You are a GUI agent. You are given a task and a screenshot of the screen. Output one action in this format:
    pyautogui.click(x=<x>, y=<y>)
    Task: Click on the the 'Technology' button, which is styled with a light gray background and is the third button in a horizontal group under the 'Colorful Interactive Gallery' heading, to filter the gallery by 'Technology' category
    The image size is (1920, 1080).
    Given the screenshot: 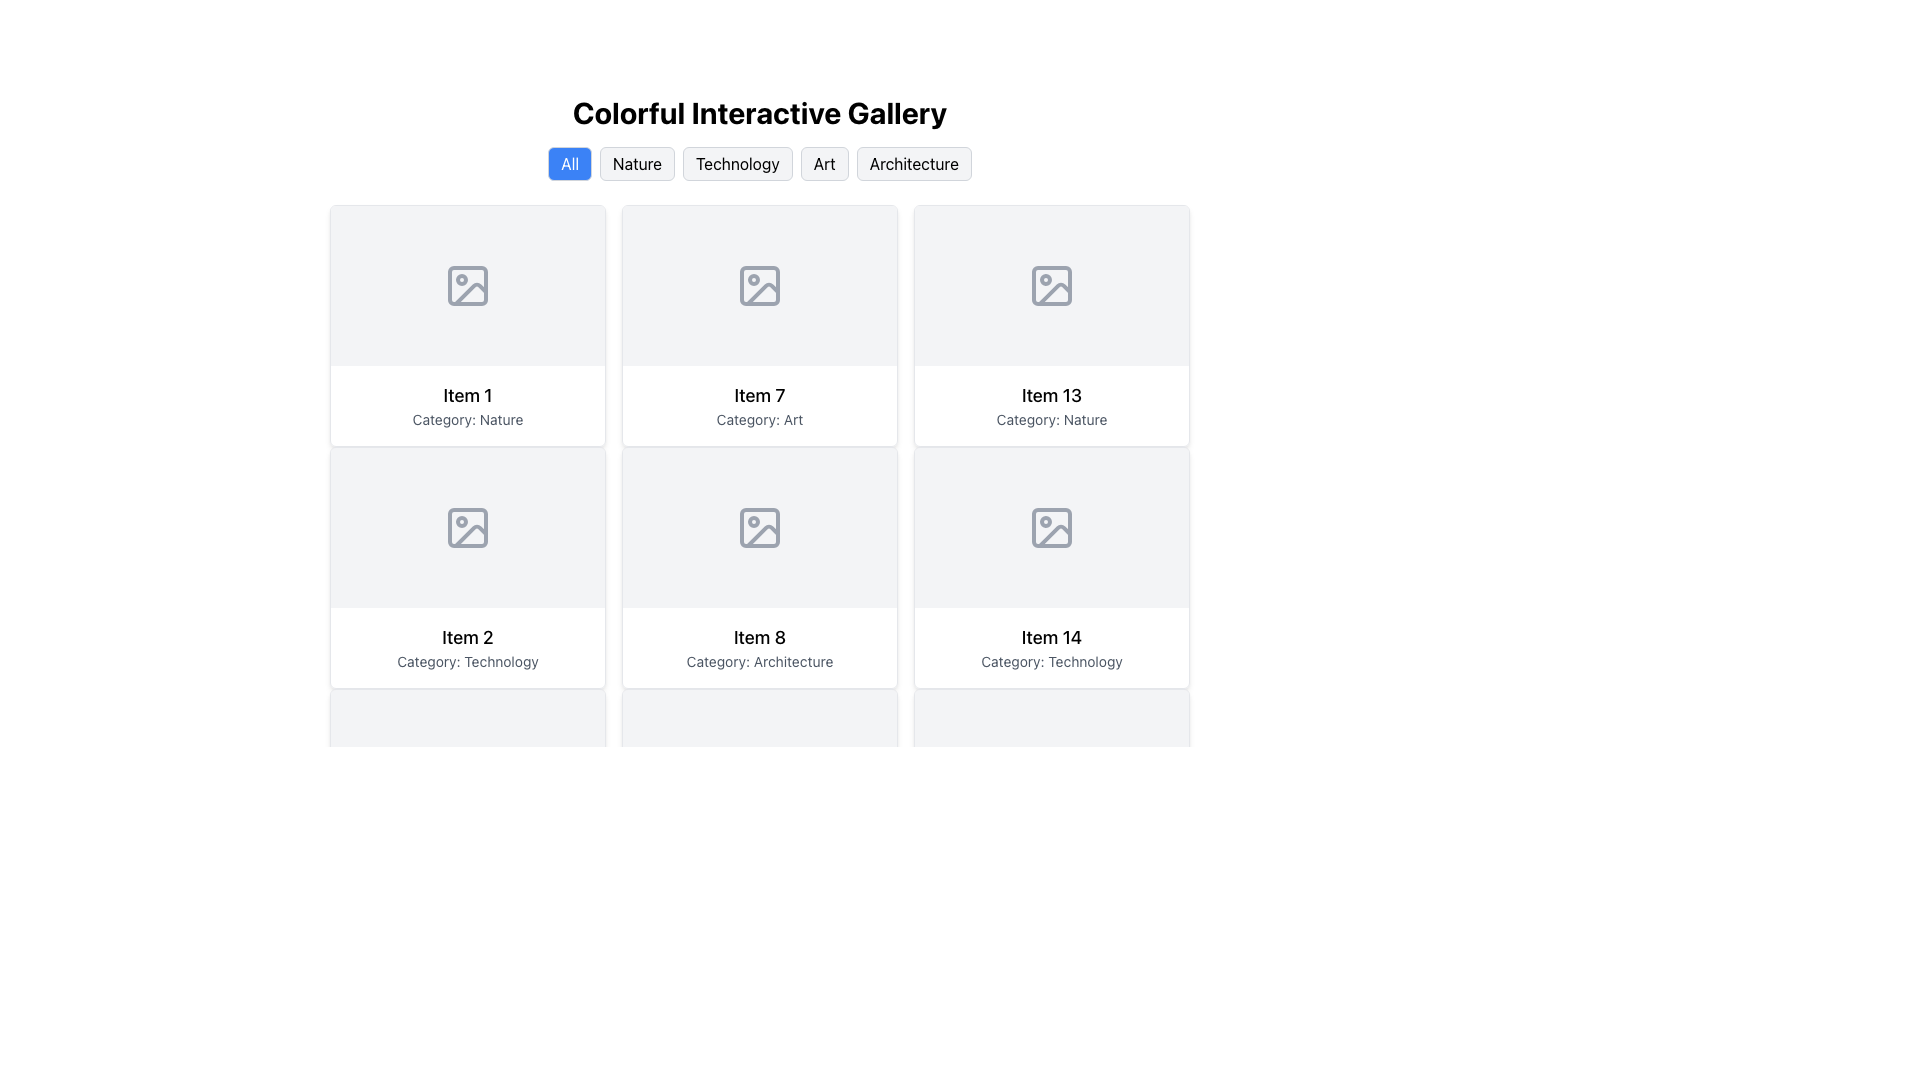 What is the action you would take?
    pyautogui.click(x=736, y=163)
    